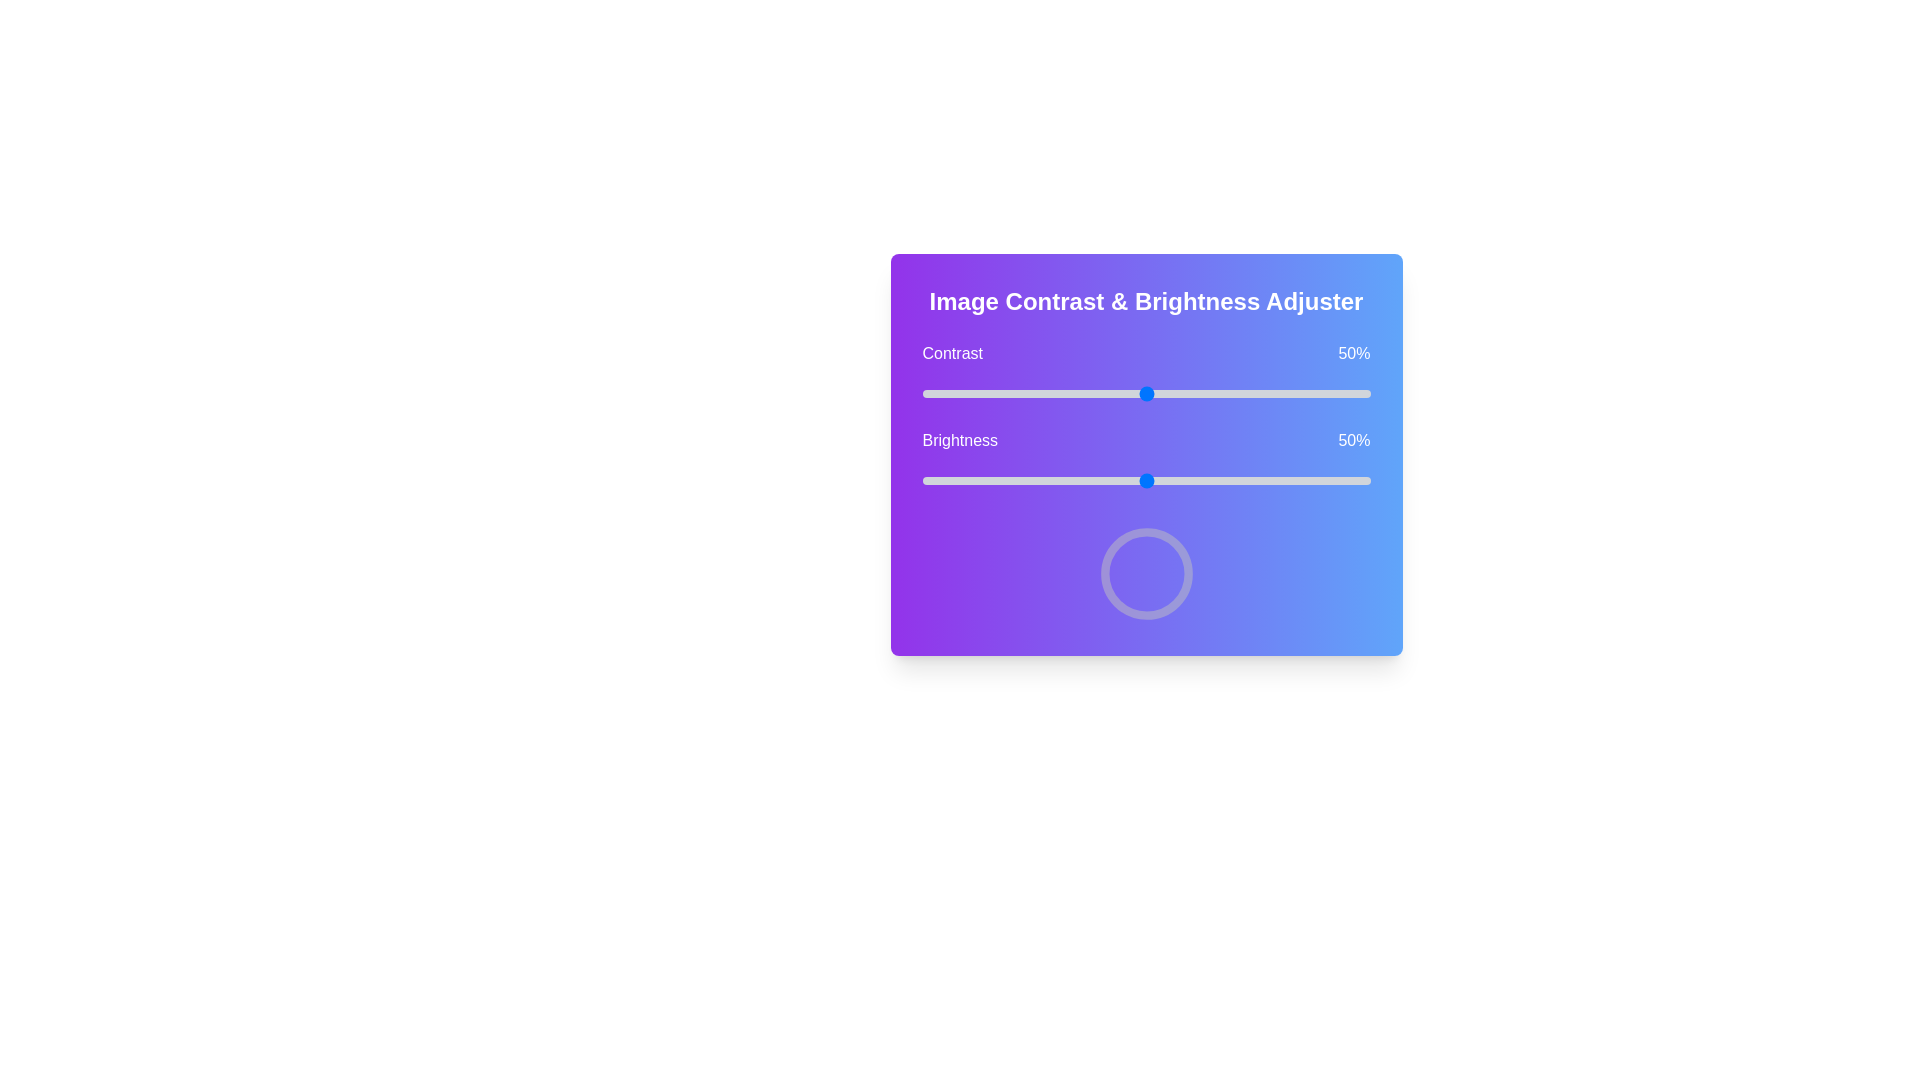  Describe the element at coordinates (1124, 481) in the screenshot. I see `the brightness slider to 45%` at that location.